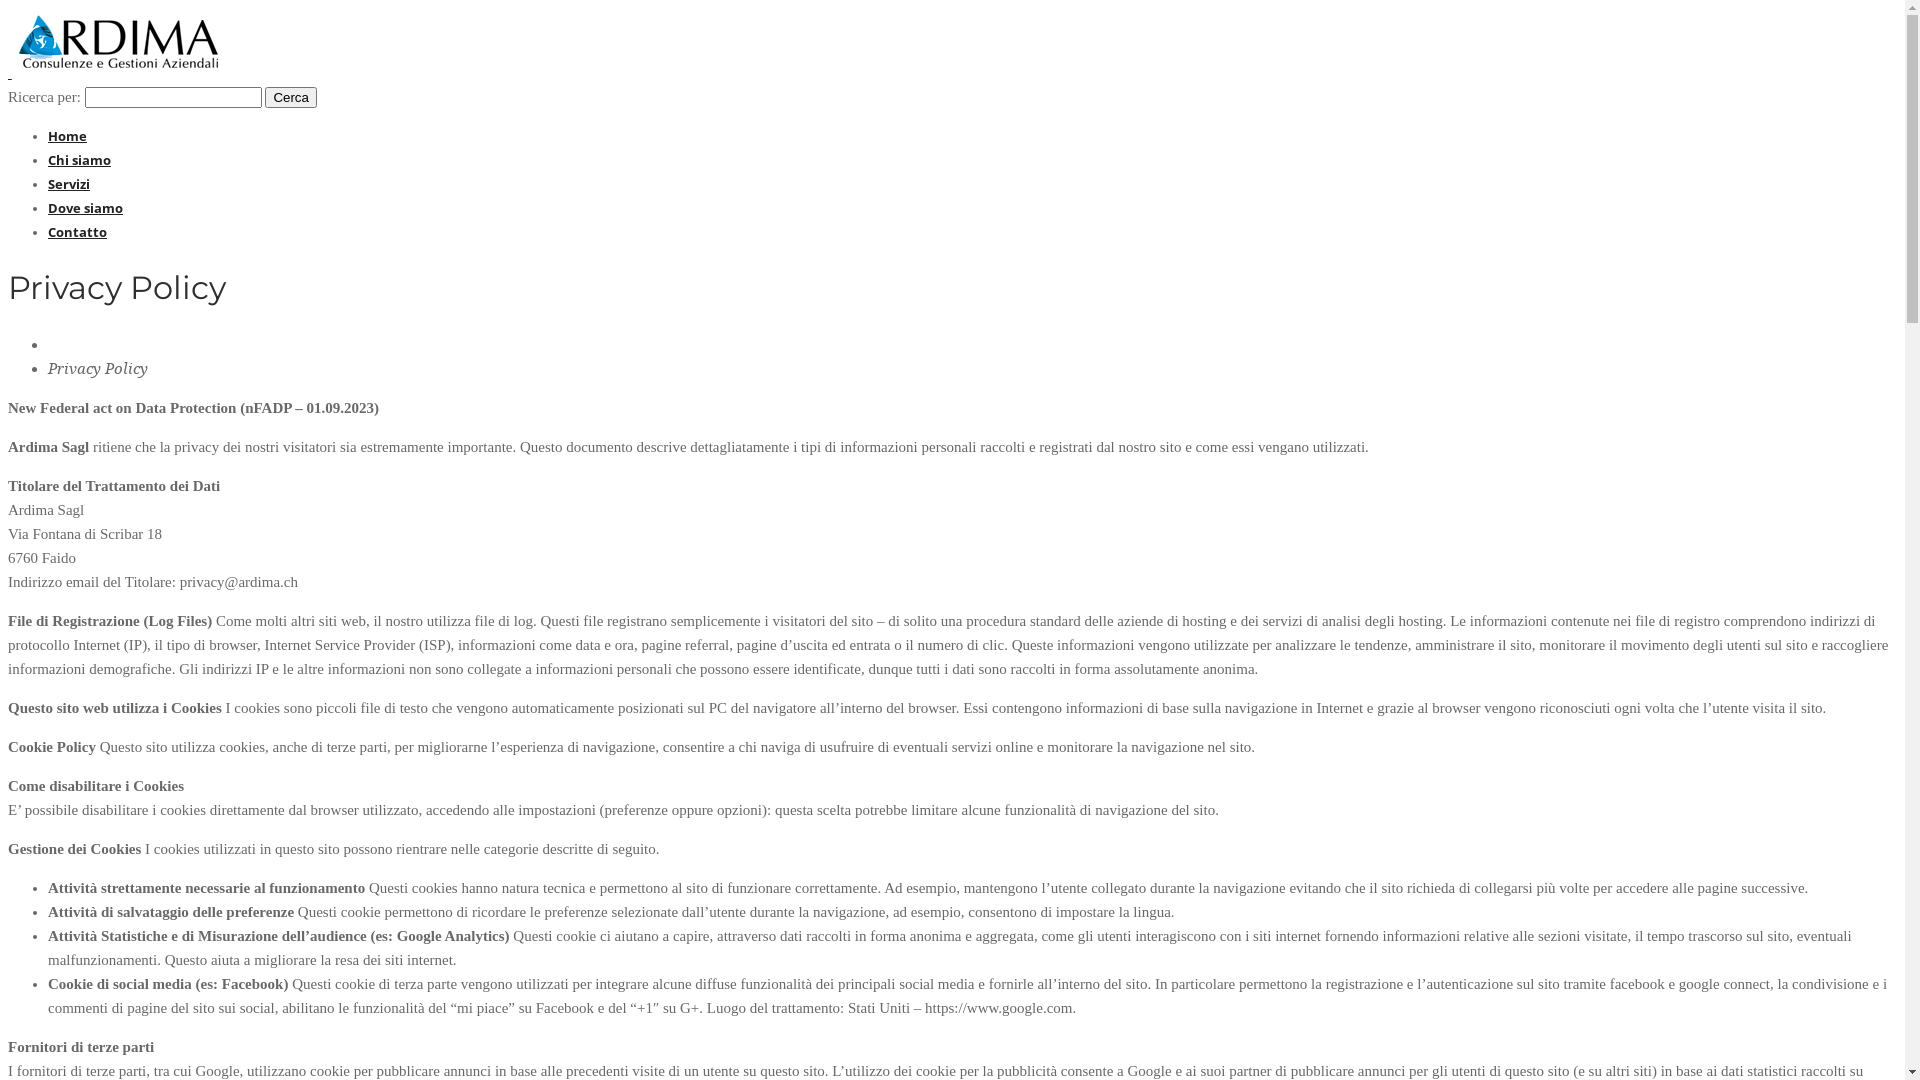 This screenshot has height=1080, width=1920. Describe the element at coordinates (79, 158) in the screenshot. I see `'Chi siamo'` at that location.